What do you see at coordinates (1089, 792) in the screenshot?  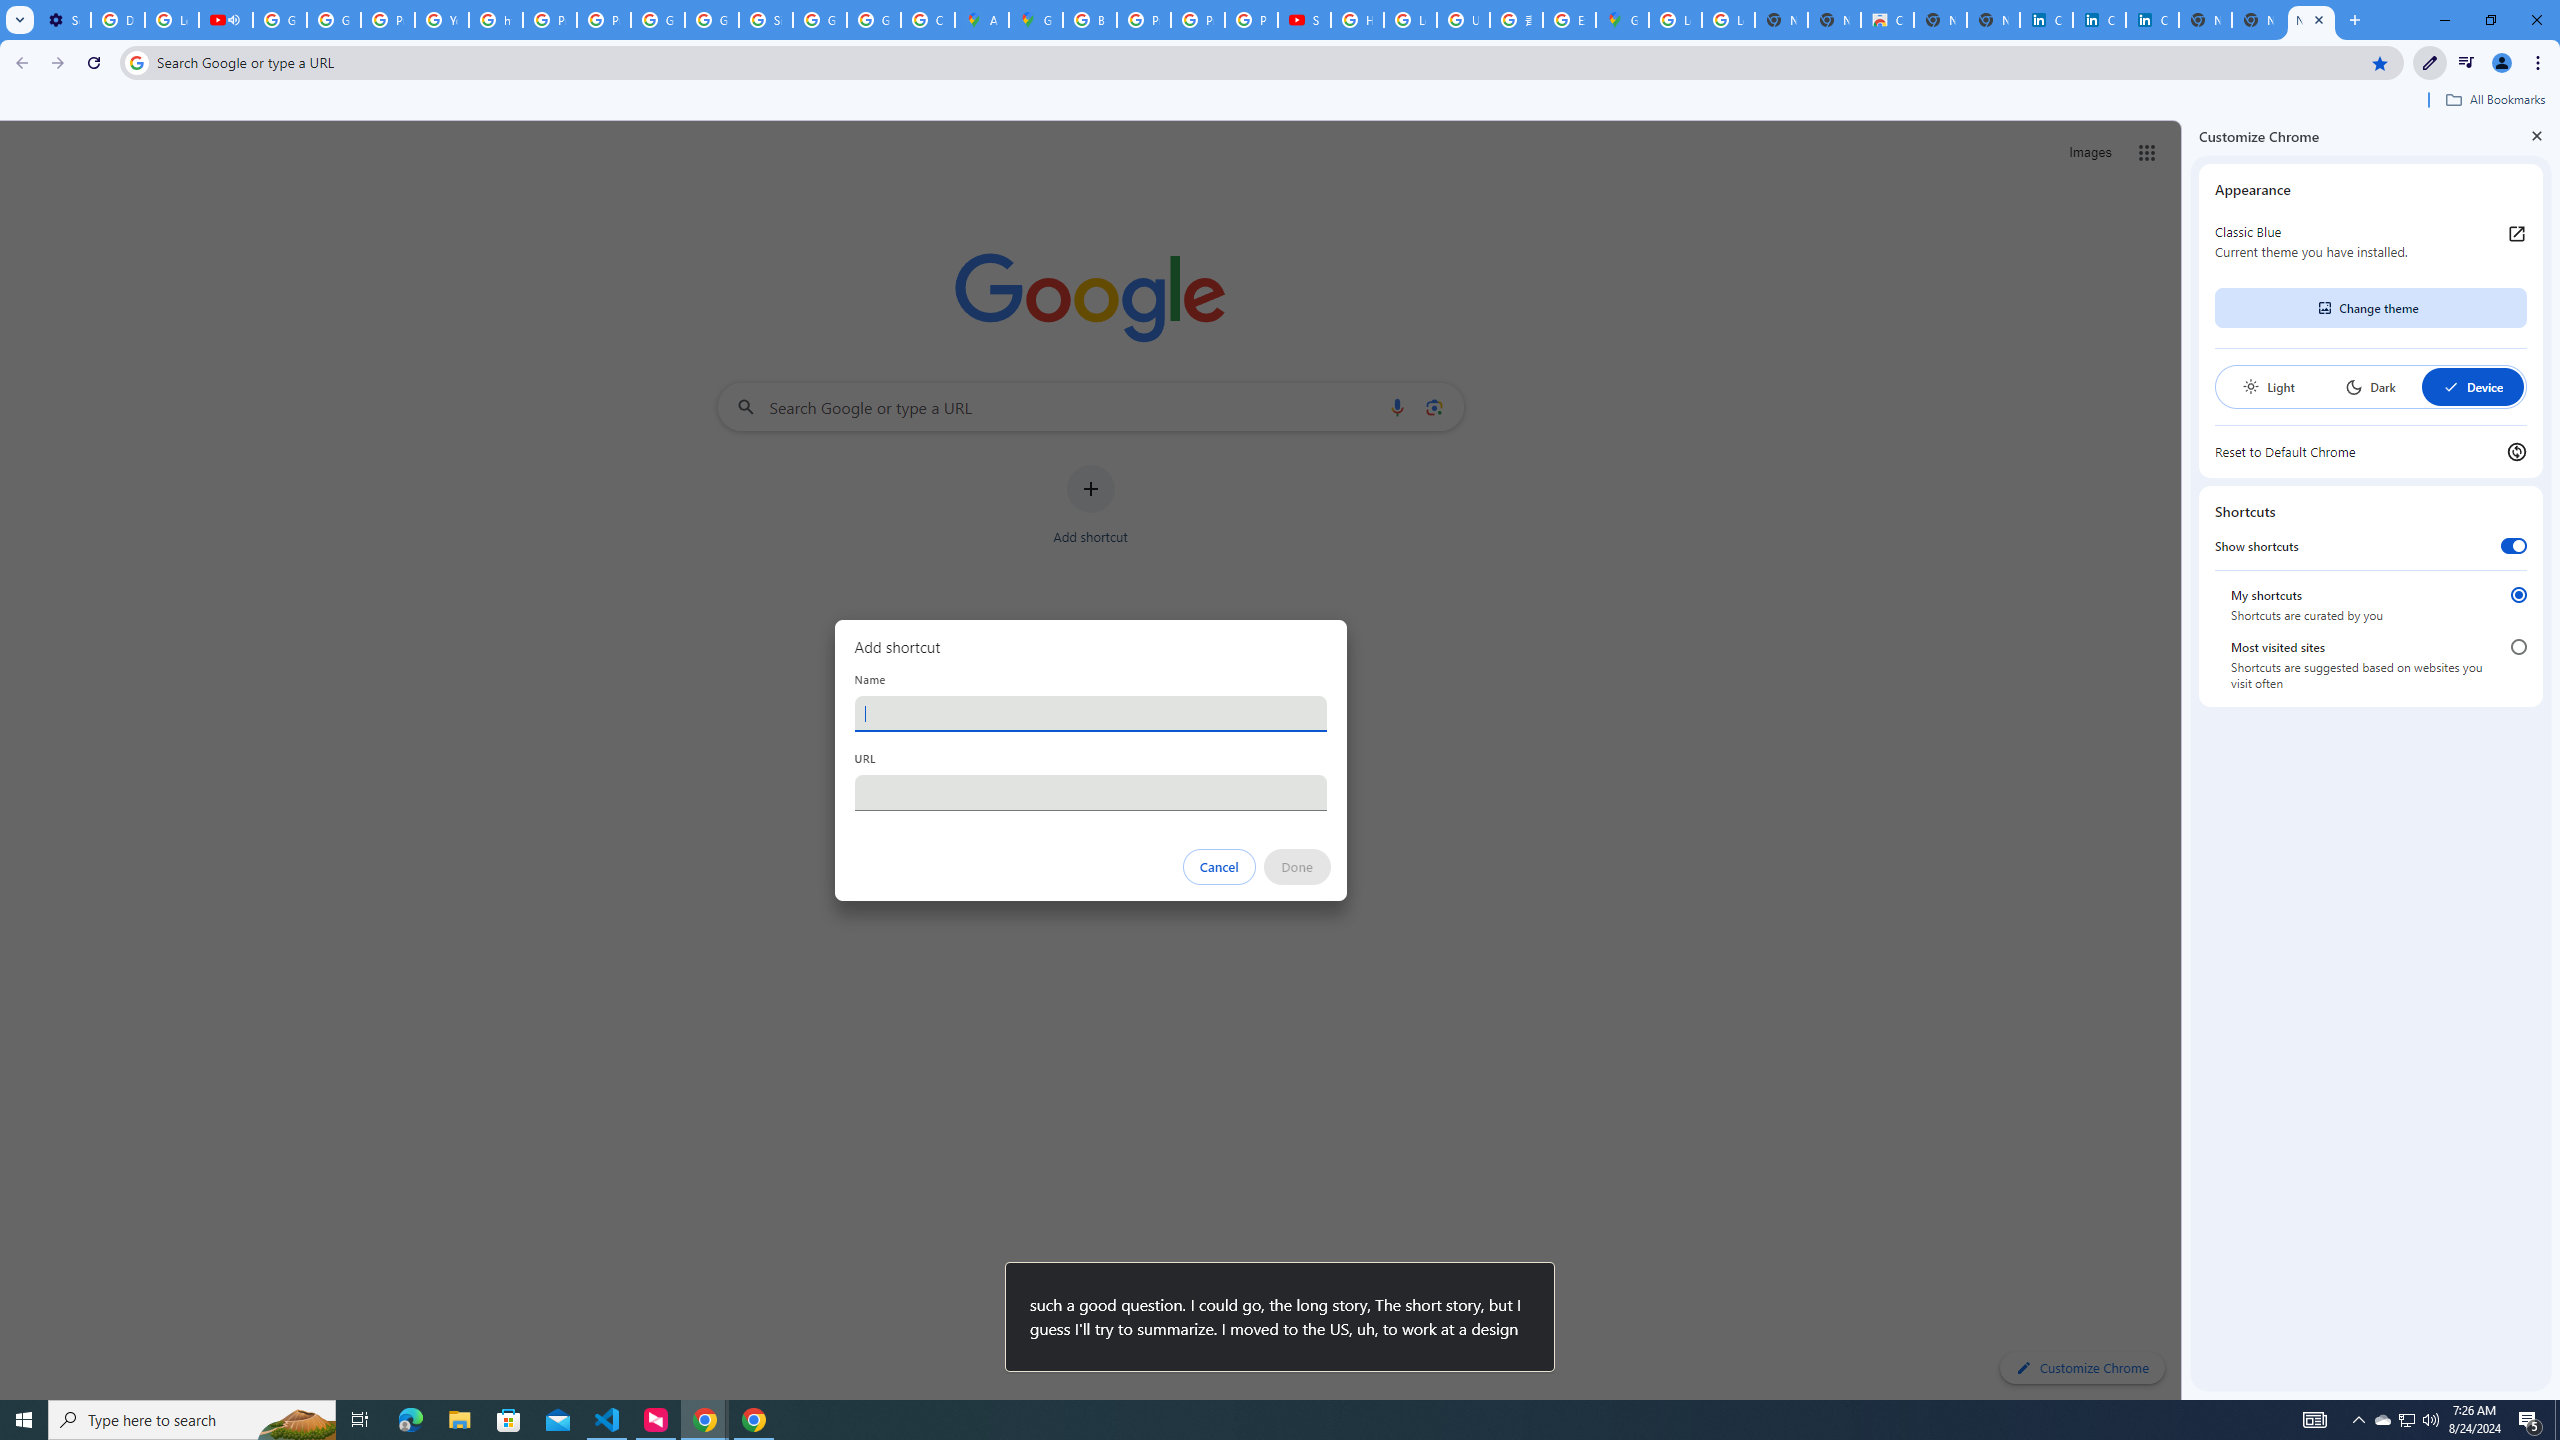 I see `'URL'` at bounding box center [1089, 792].